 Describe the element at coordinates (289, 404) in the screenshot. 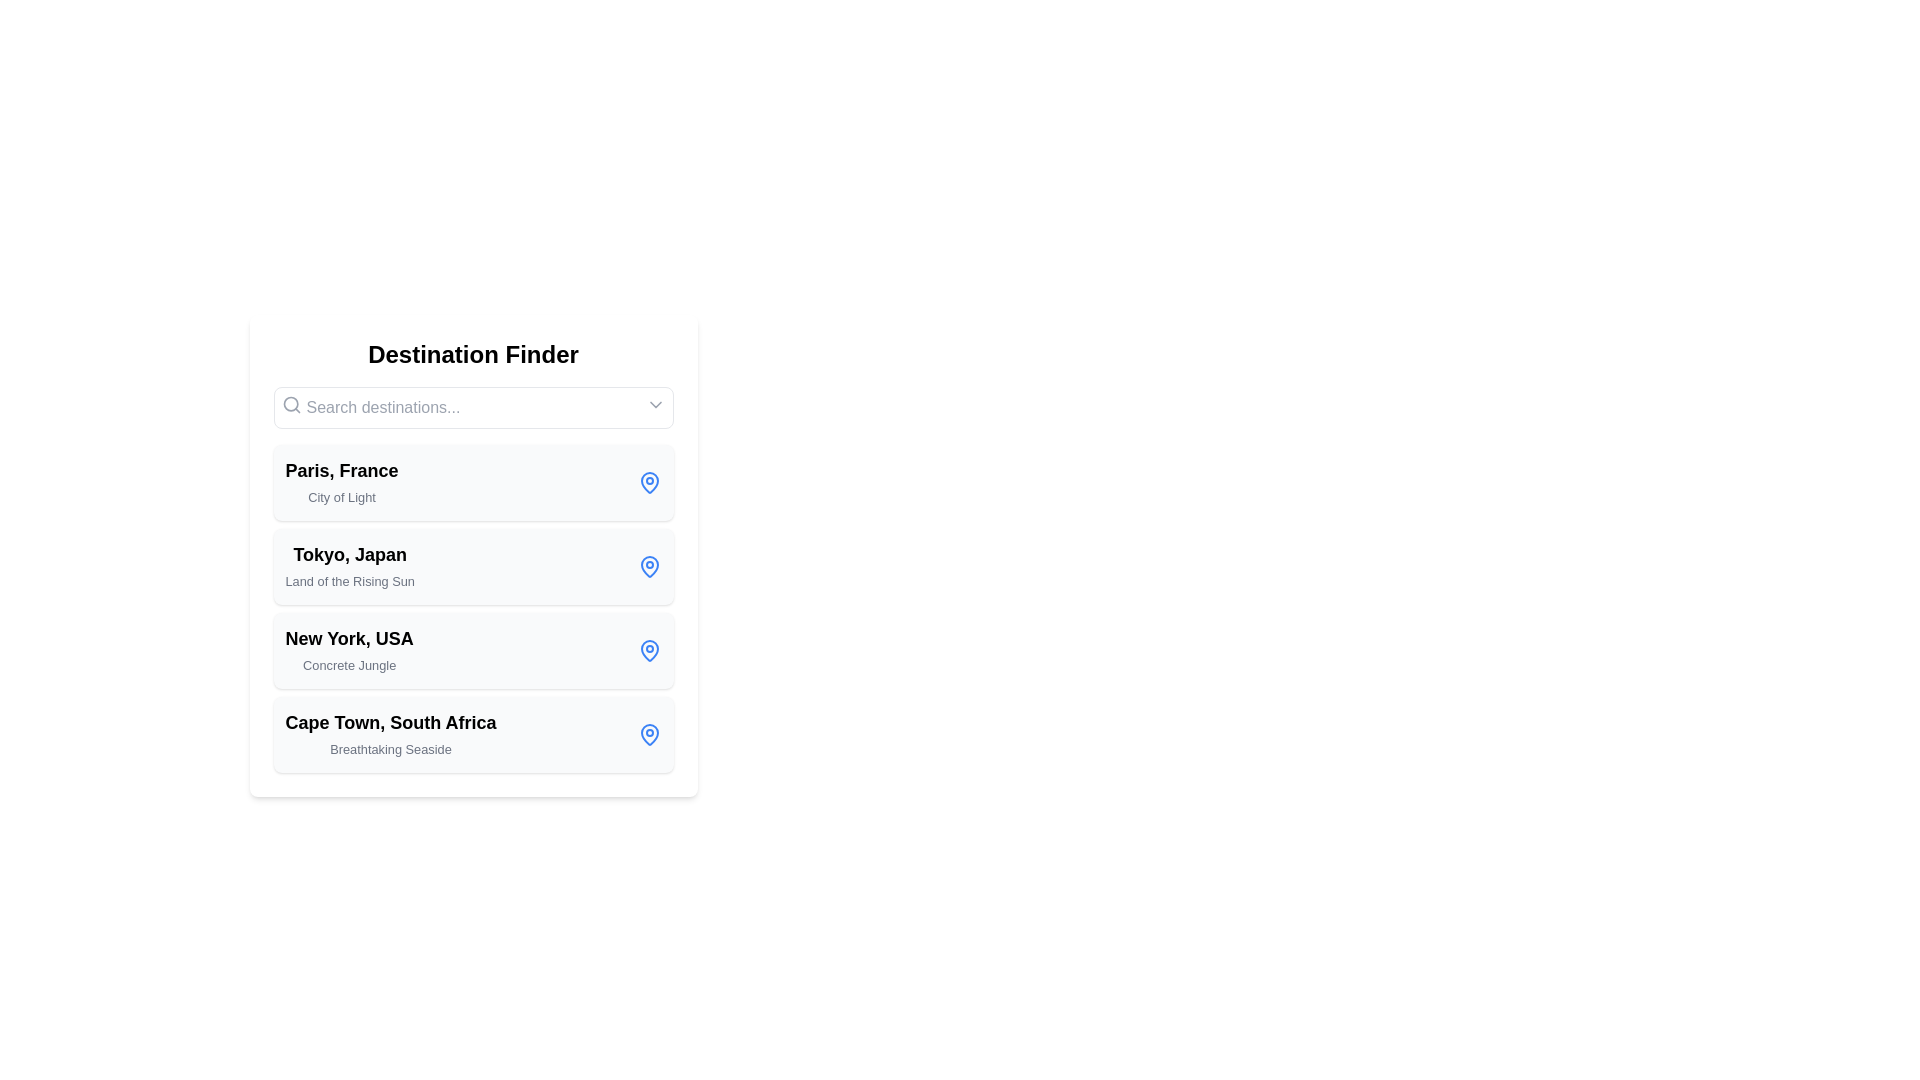

I see `the circular lens of the magnifying glass icon located to the left of the 'Search destinations...' input field in the Destination Finder interface` at that location.